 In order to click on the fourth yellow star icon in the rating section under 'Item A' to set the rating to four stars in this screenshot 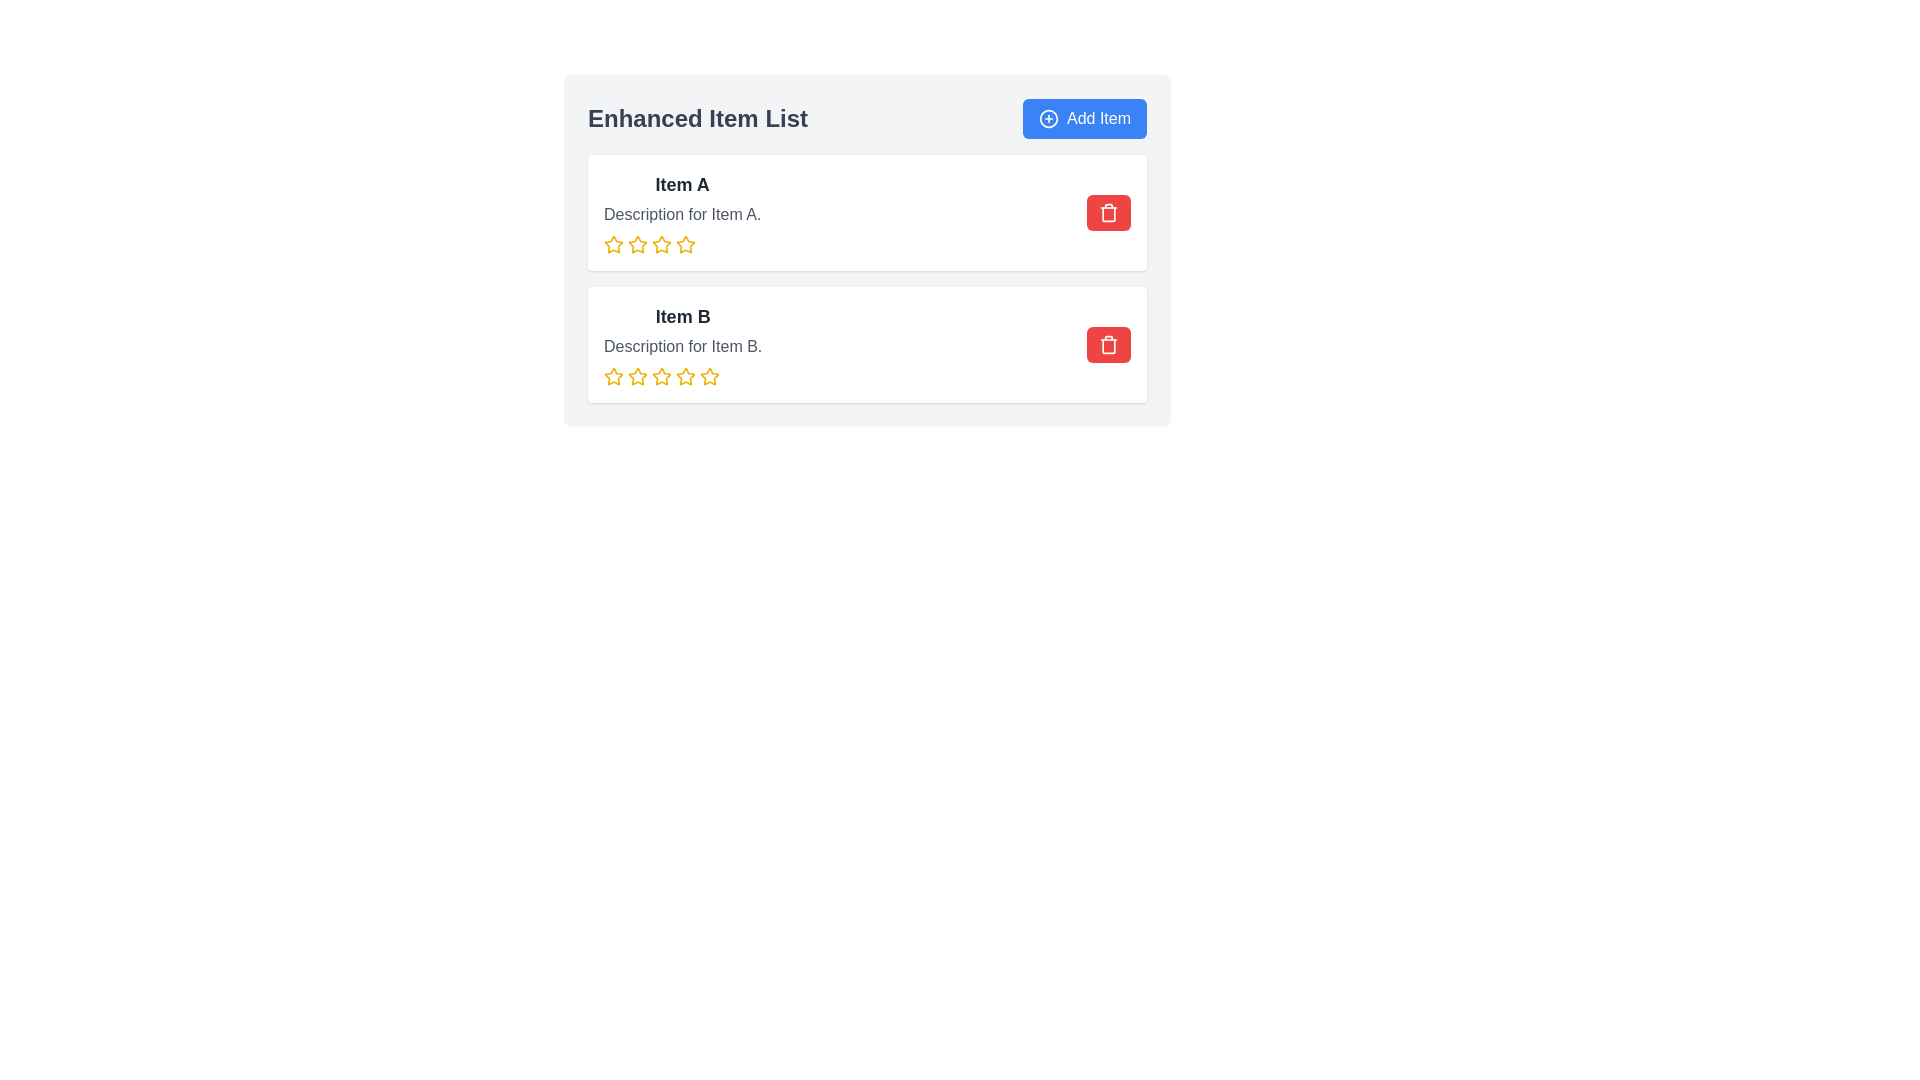, I will do `click(662, 244)`.